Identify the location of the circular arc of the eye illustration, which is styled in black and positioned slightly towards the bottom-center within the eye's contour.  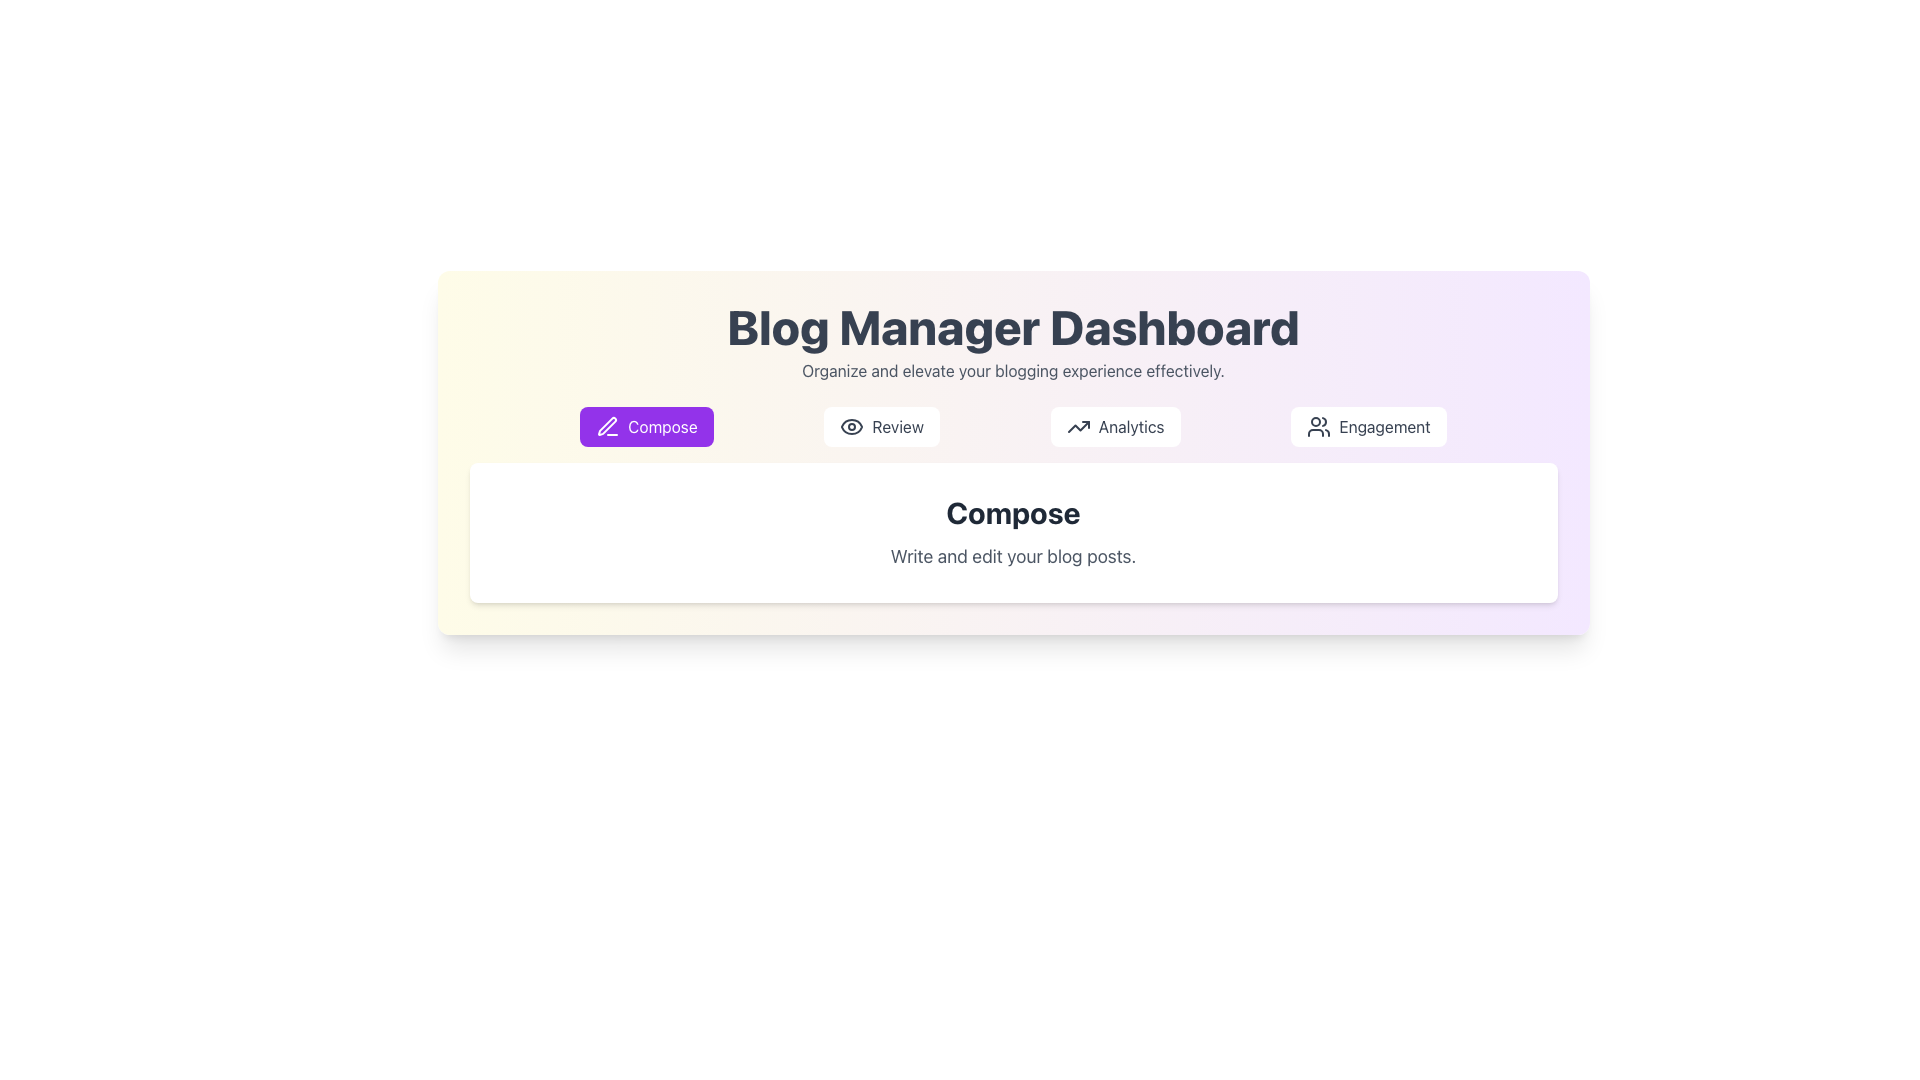
(852, 426).